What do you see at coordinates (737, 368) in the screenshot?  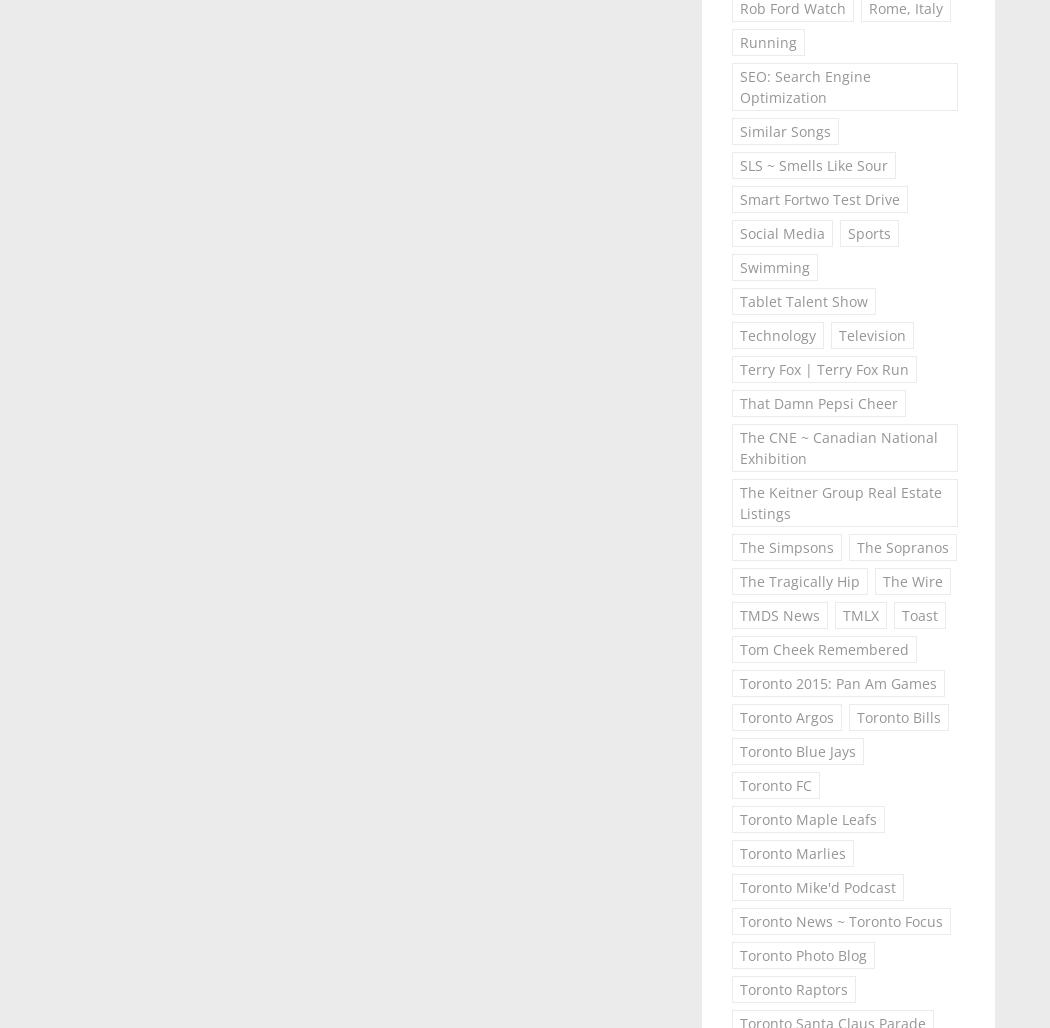 I see `'Terry Fox | Terry Fox Run'` at bounding box center [737, 368].